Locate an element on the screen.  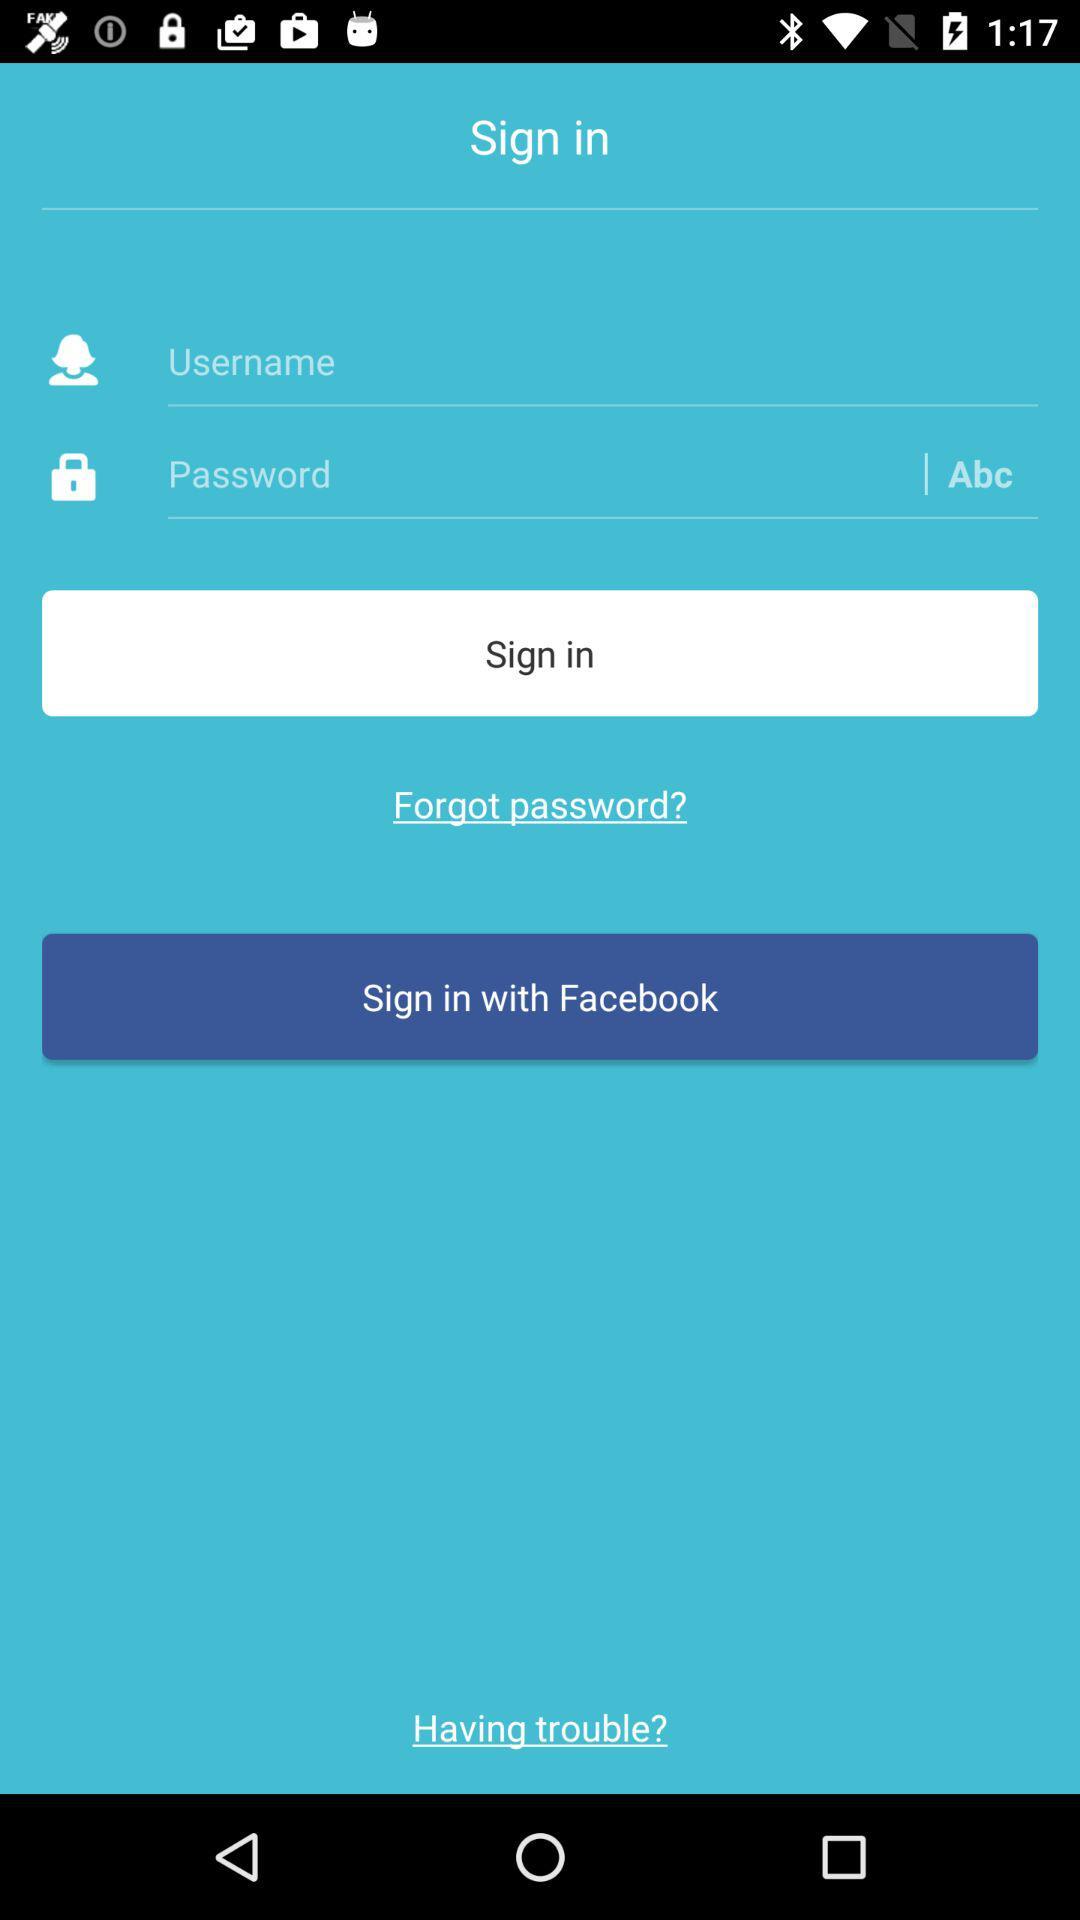
forgot password? item is located at coordinates (540, 804).